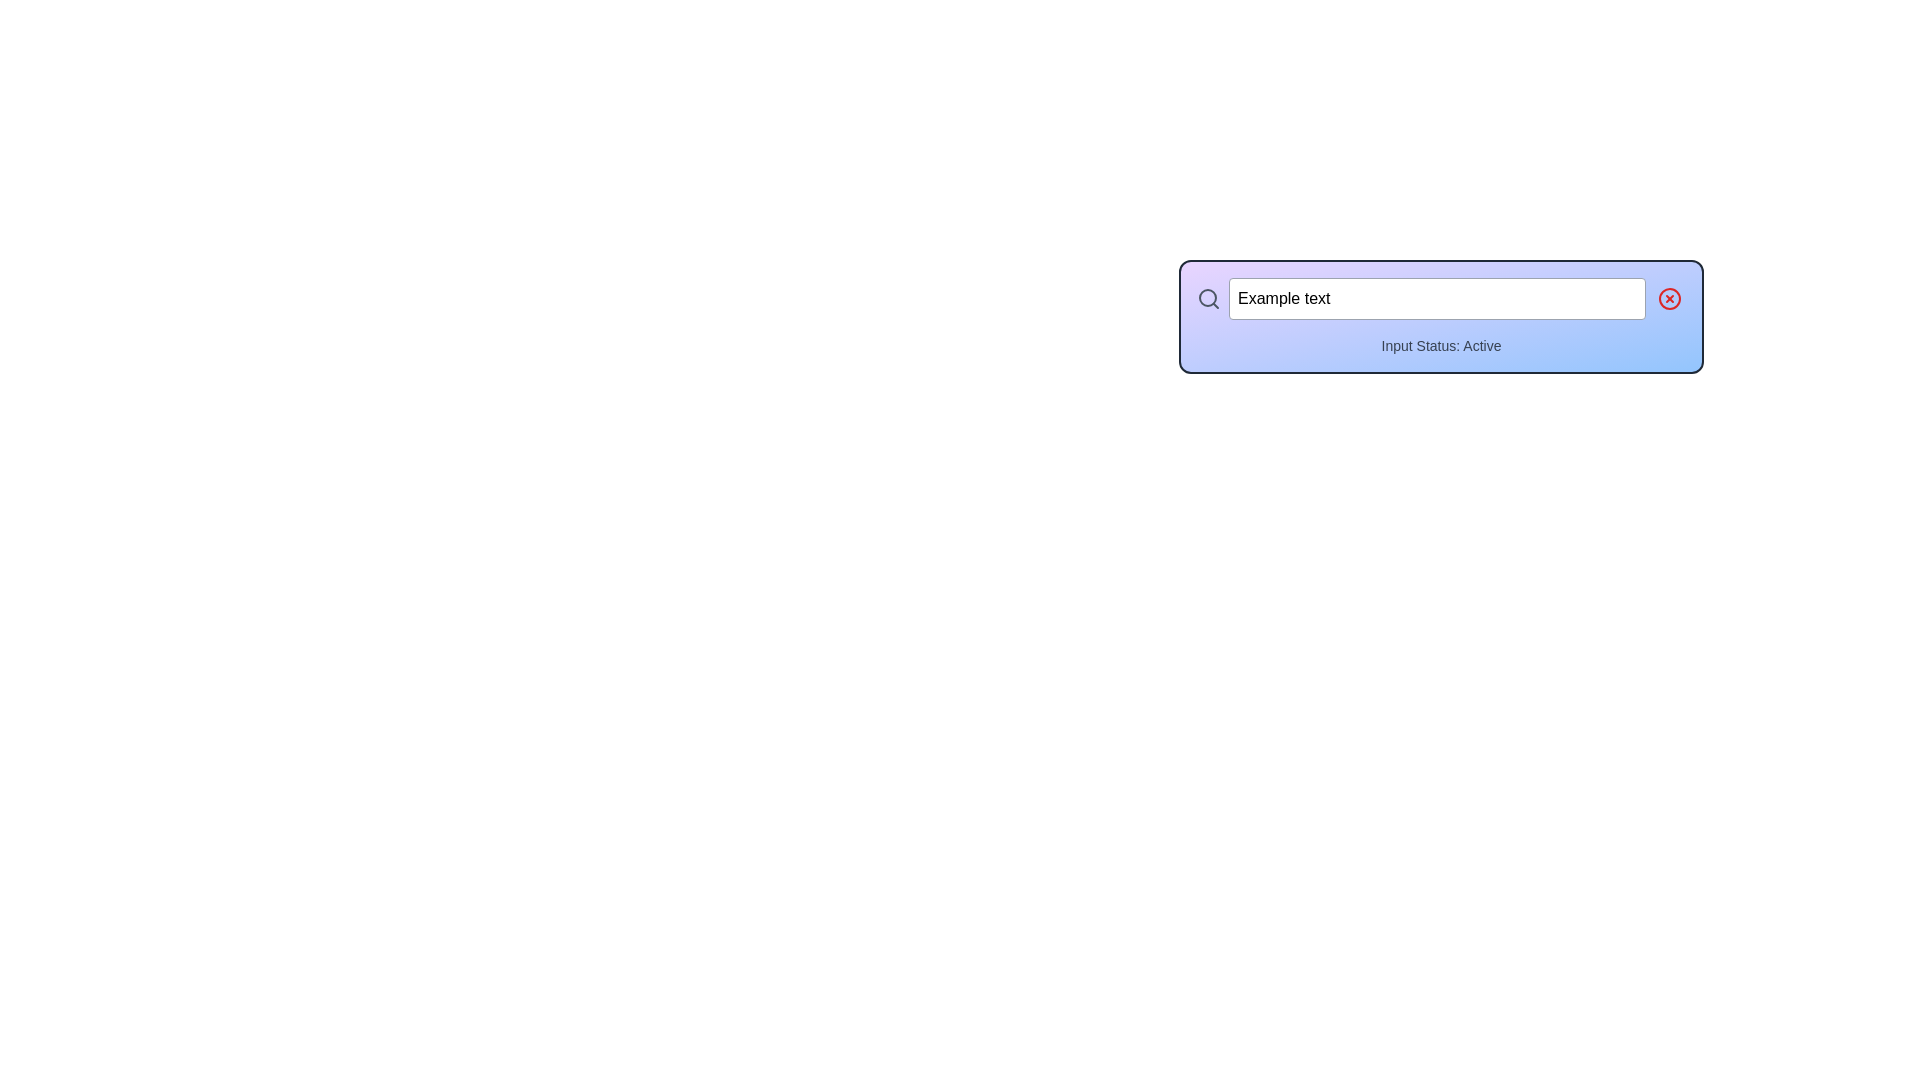 This screenshot has height=1080, width=1920. Describe the element at coordinates (1670, 299) in the screenshot. I see `the close button by clicking on the circle that serves as a background or clickable area for the 'X' symbol` at that location.